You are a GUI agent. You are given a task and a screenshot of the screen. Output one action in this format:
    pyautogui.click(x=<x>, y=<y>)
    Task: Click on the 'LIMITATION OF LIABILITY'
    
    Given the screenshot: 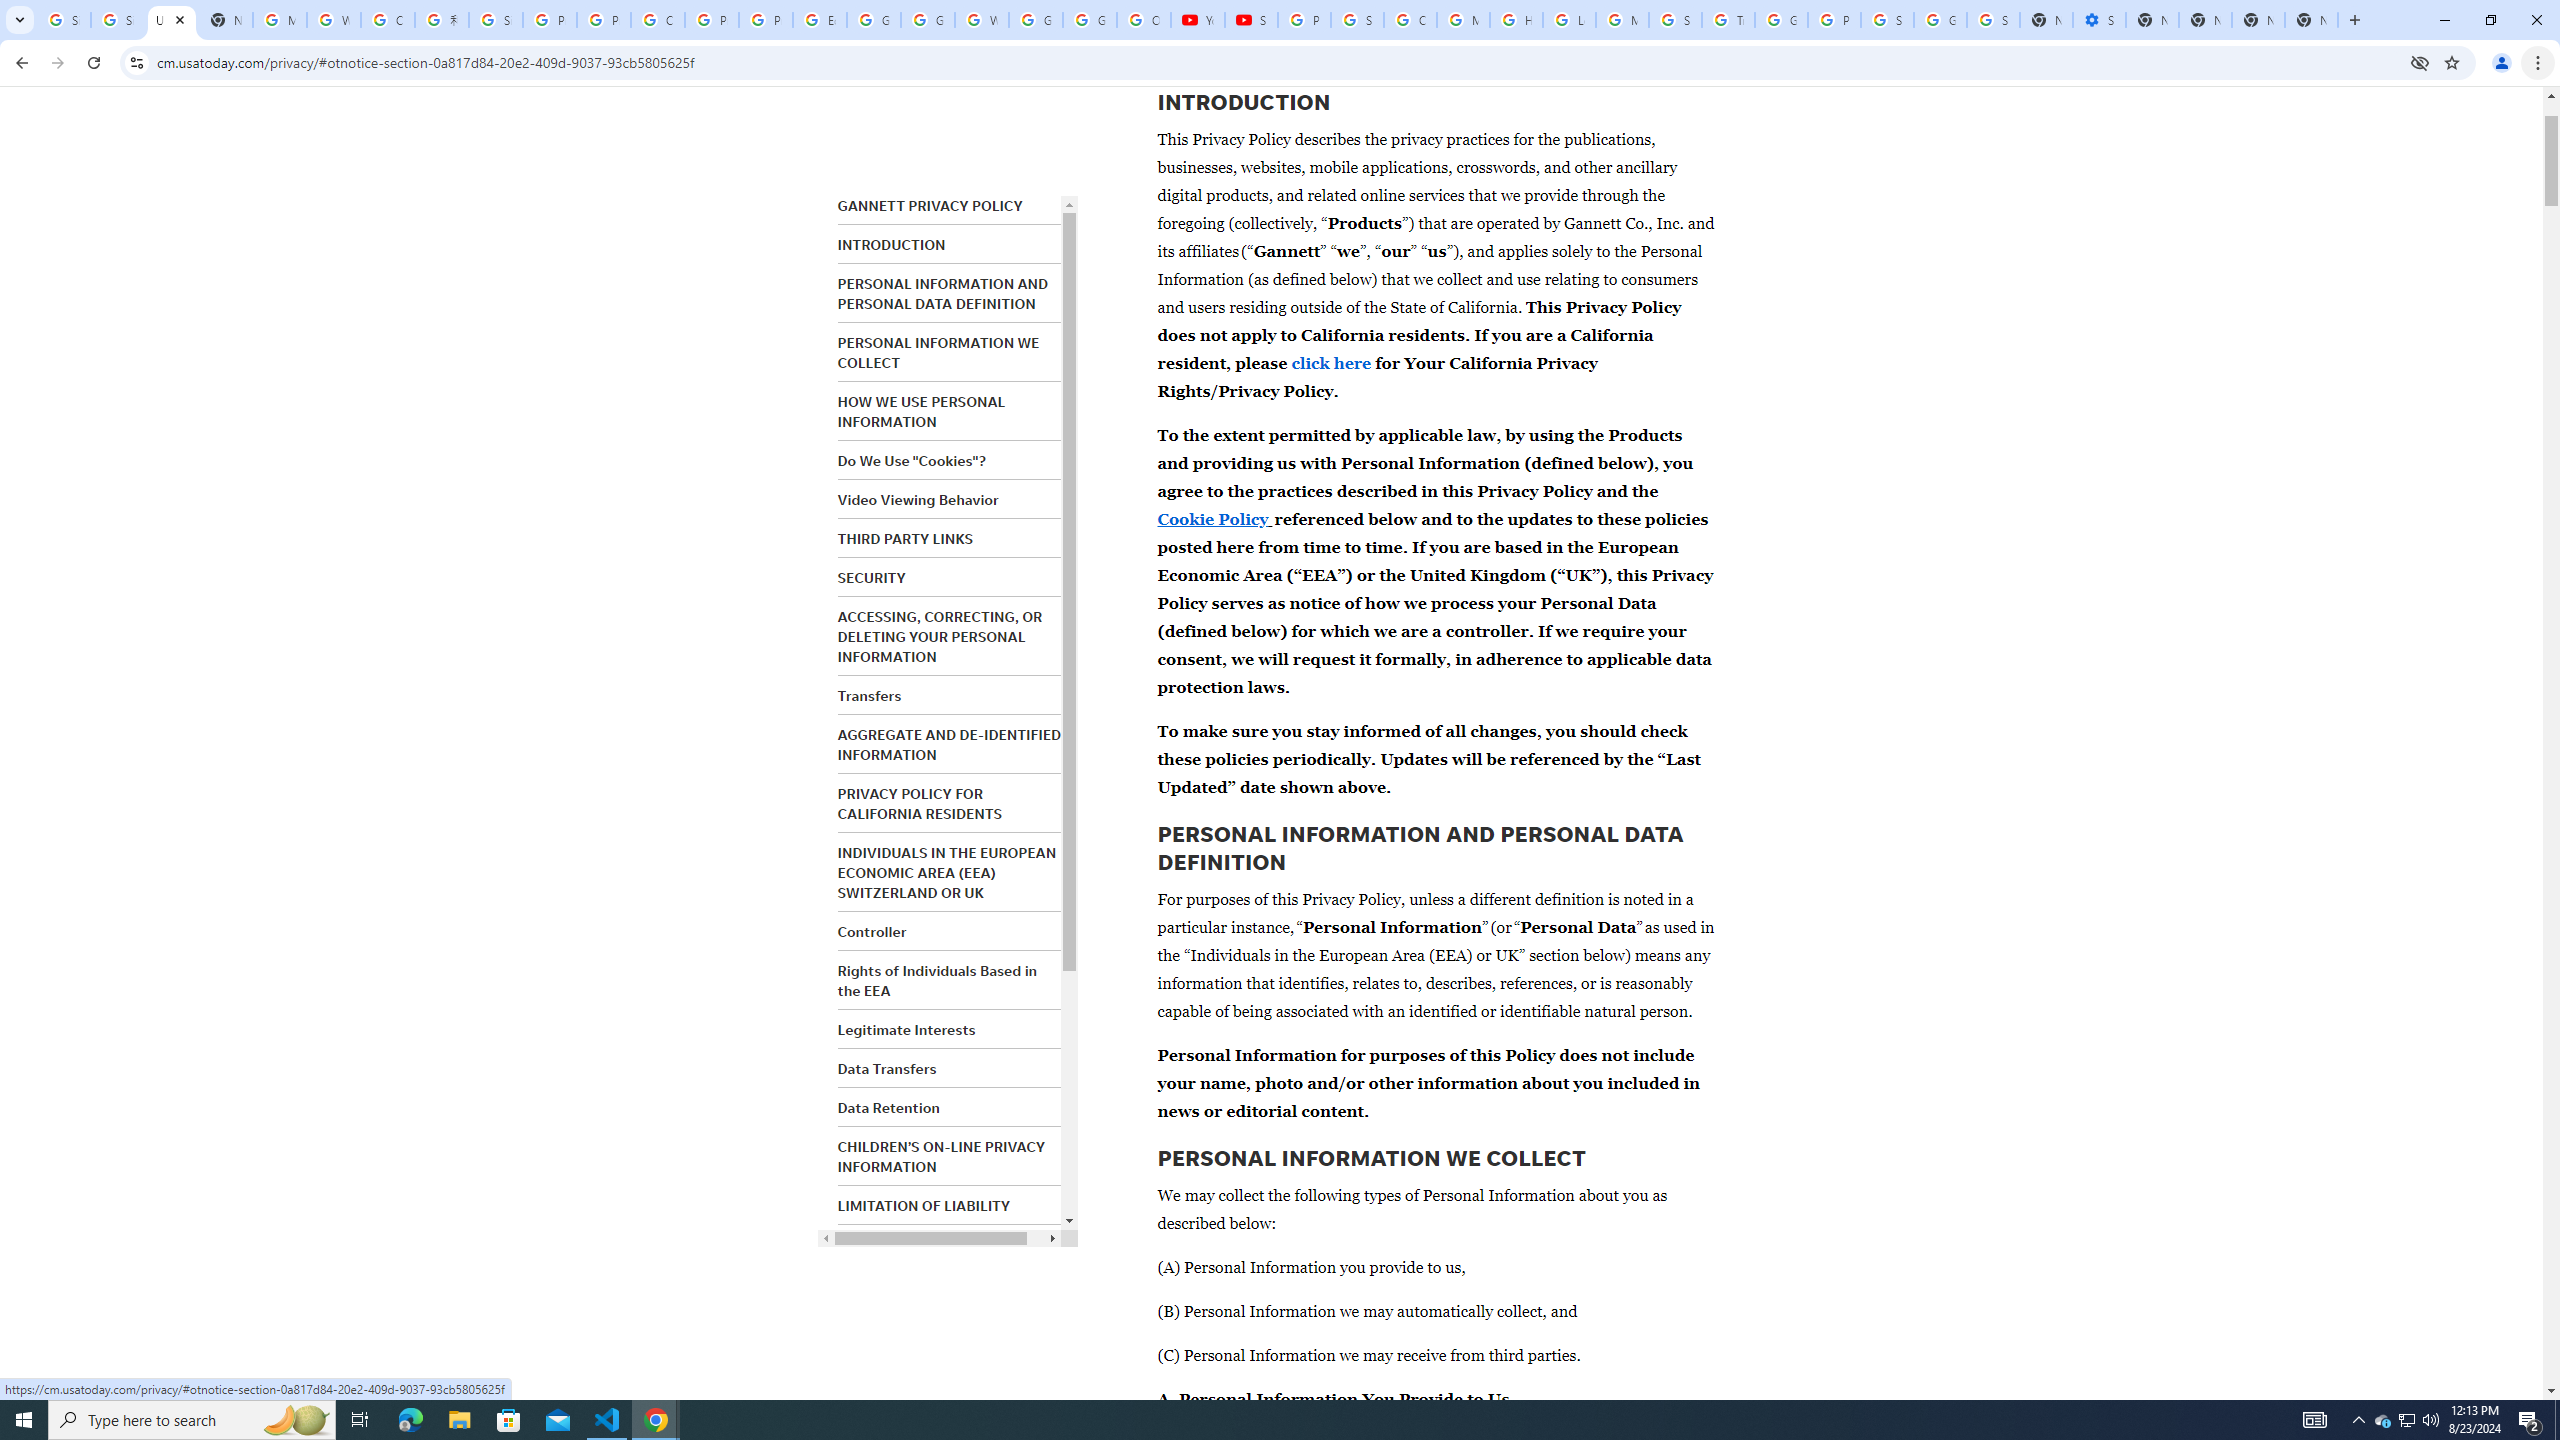 What is the action you would take?
    pyautogui.click(x=924, y=1206)
    